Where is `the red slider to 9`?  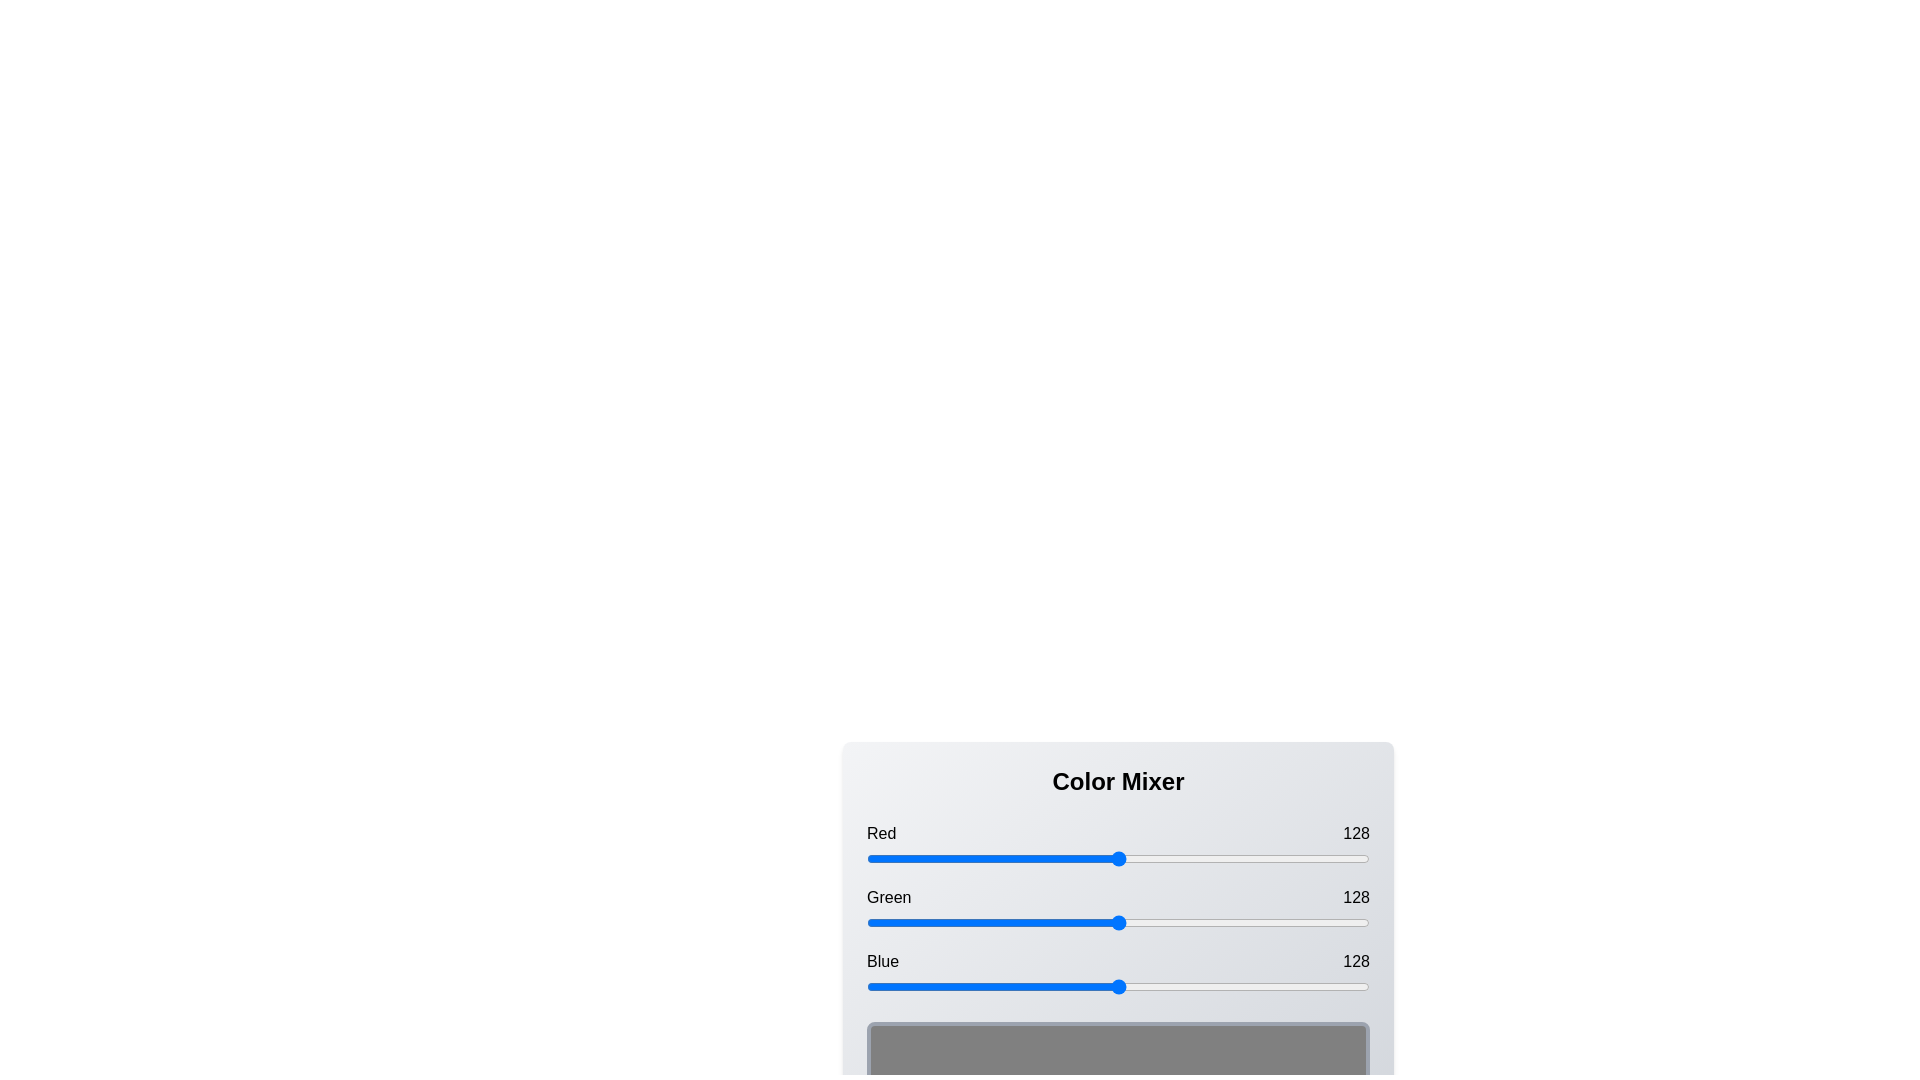 the red slider to 9 is located at coordinates (883, 858).